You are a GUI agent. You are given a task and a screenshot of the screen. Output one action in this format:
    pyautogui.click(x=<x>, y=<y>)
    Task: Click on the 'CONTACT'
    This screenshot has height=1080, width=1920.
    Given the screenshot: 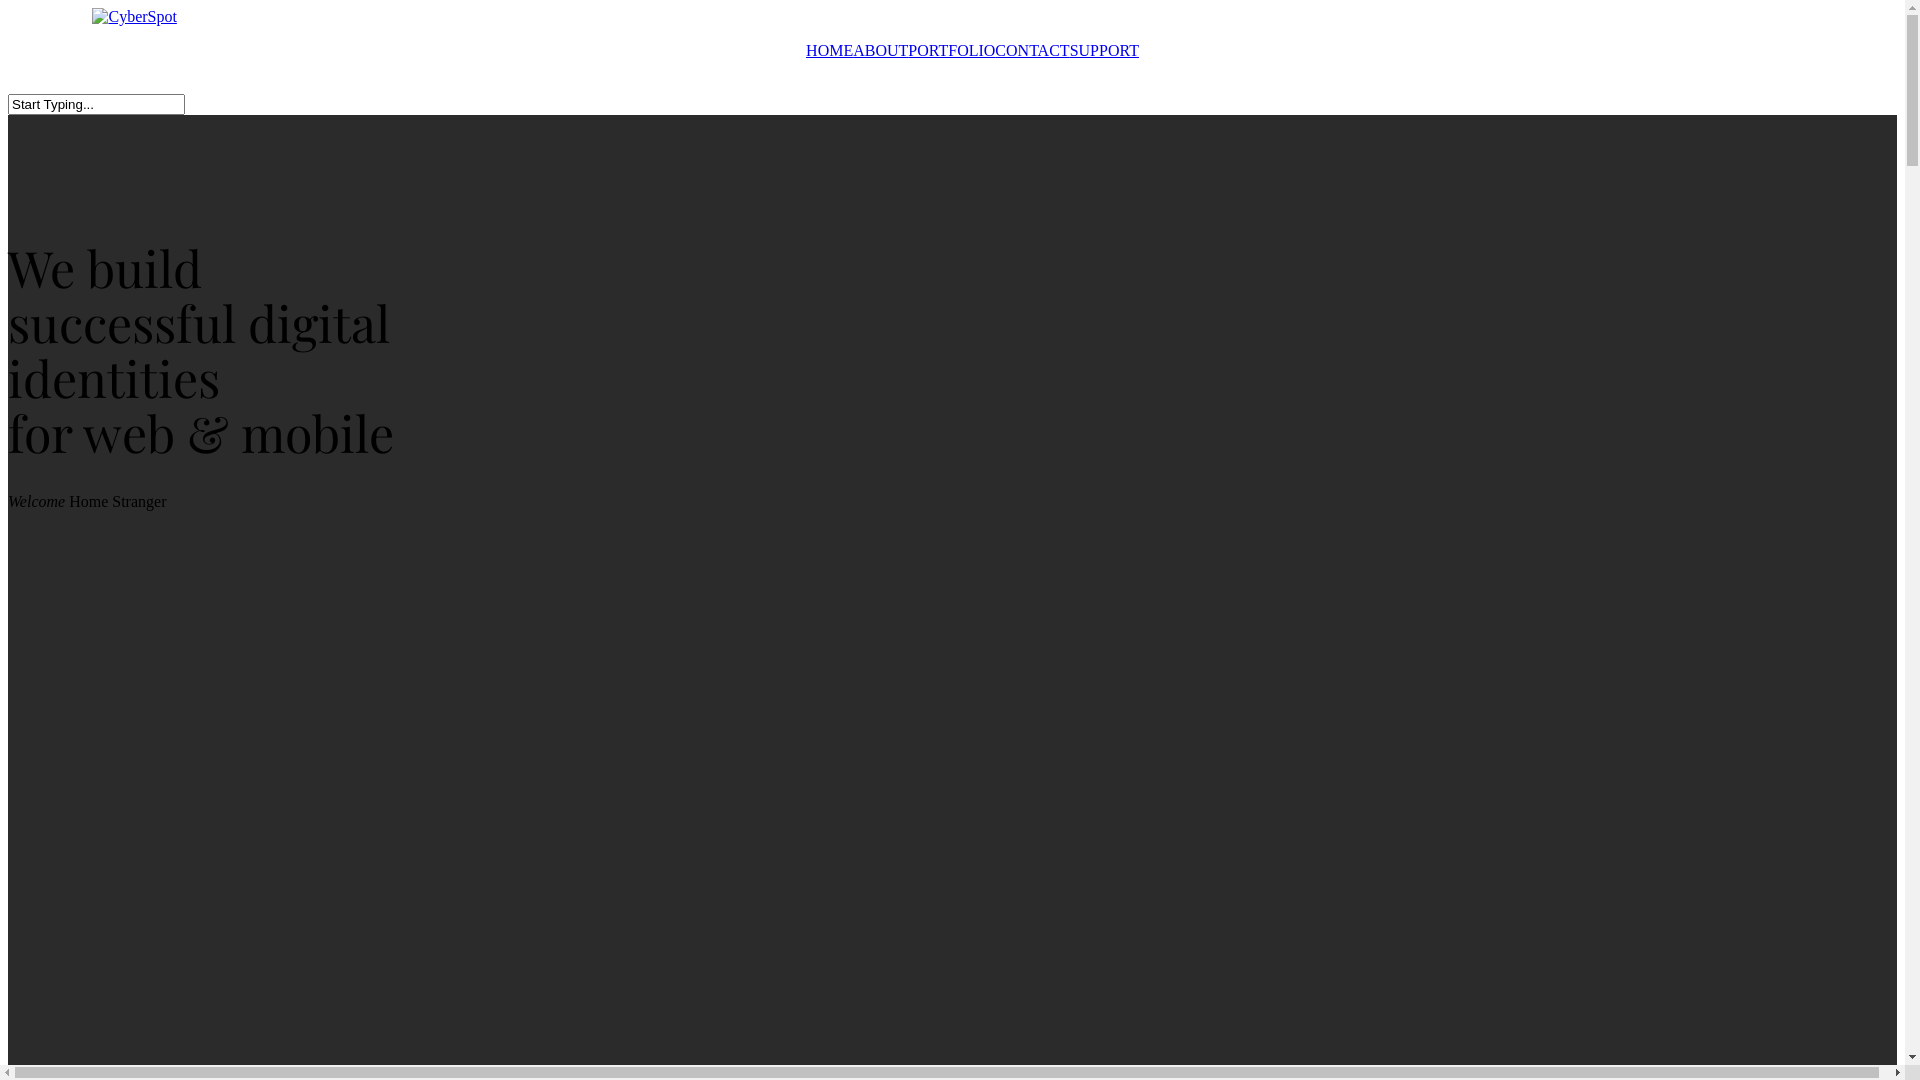 What is the action you would take?
    pyautogui.click(x=1032, y=49)
    